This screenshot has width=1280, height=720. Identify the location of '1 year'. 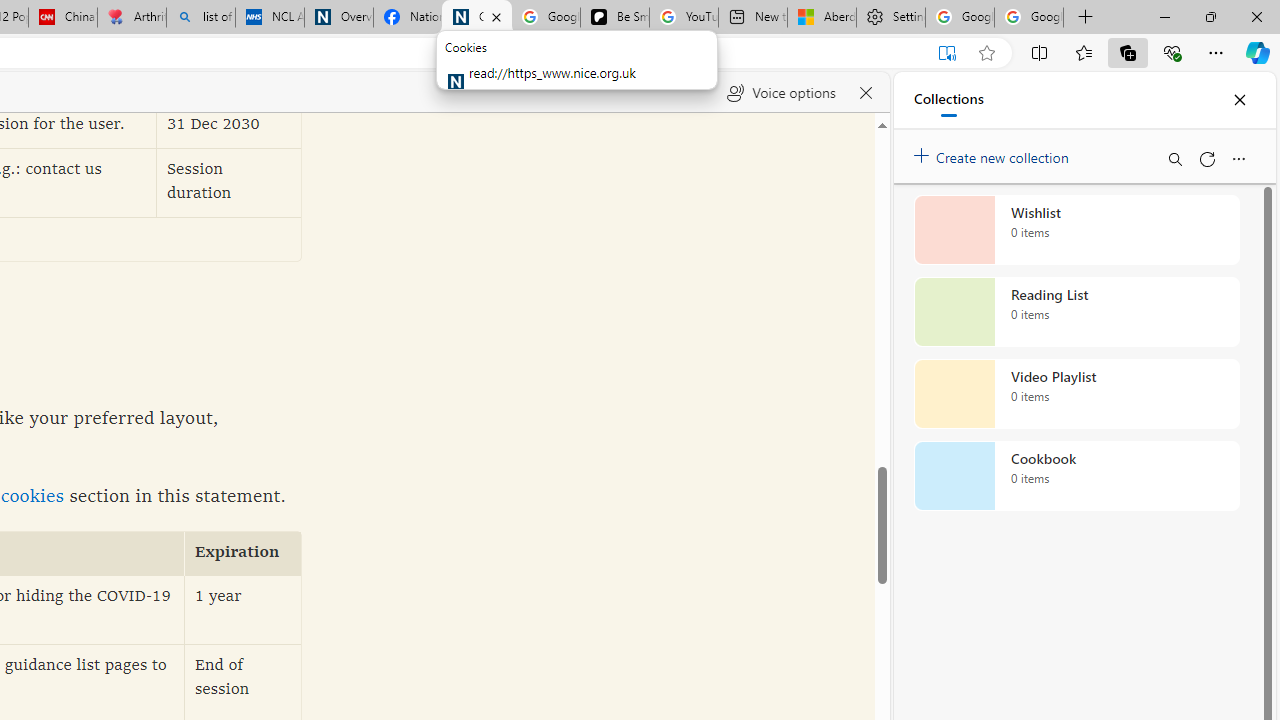
(242, 609).